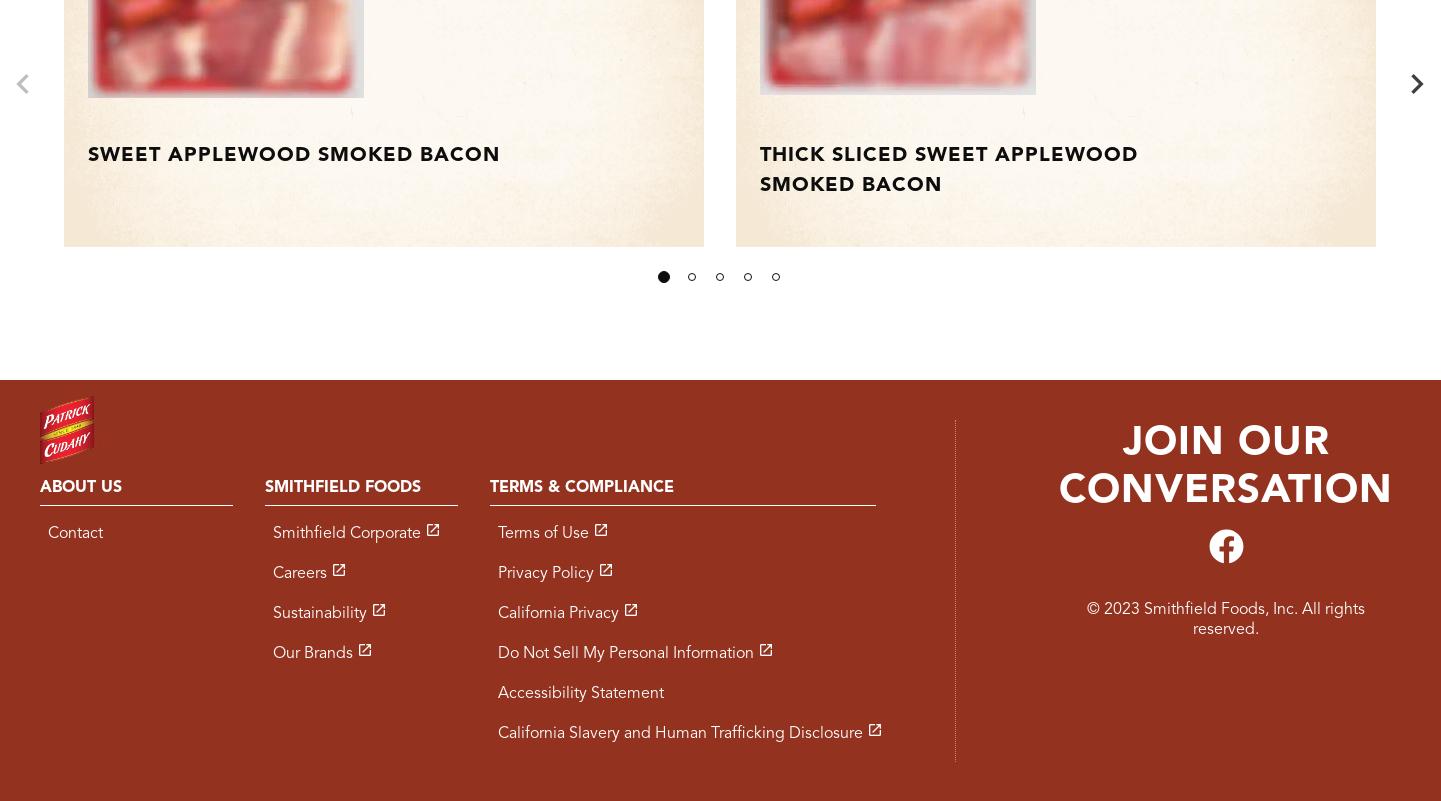 This screenshot has height=801, width=1441. Describe the element at coordinates (1120, 609) in the screenshot. I see `'2023'` at that location.